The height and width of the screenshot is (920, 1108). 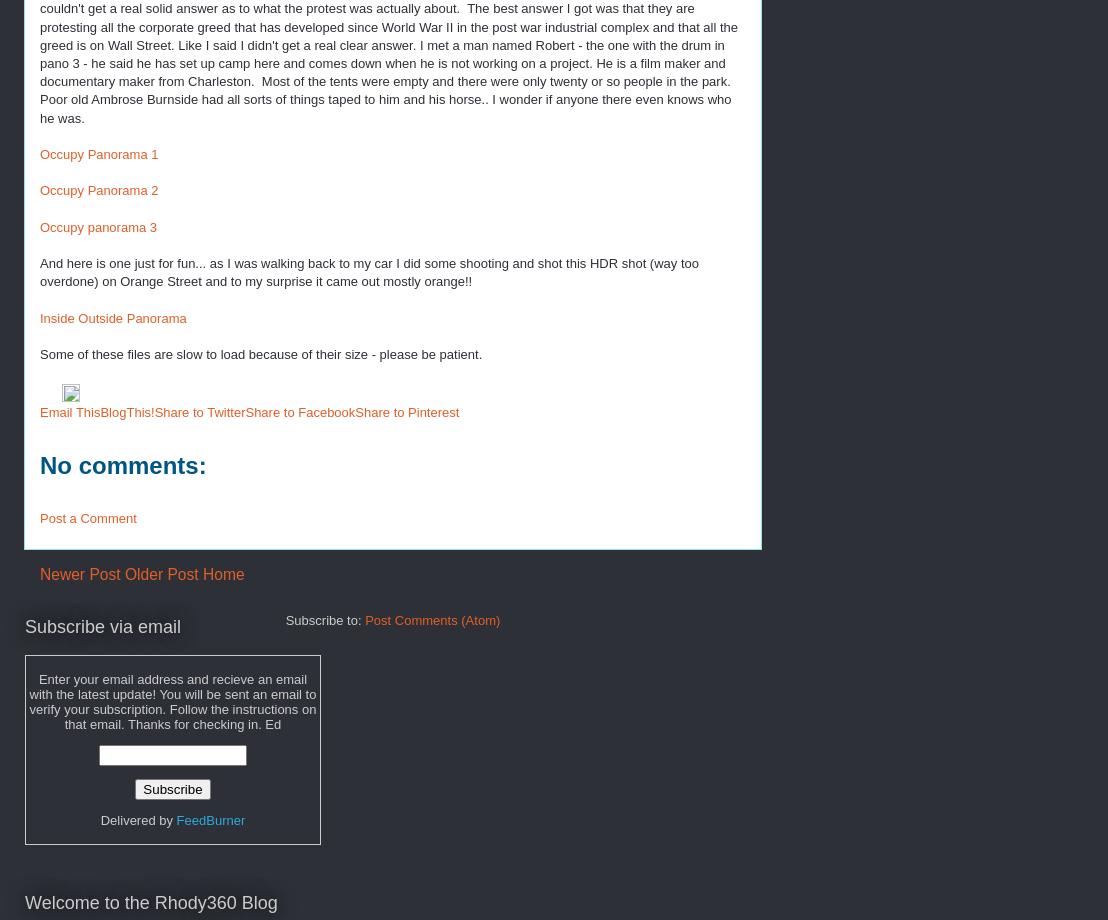 What do you see at coordinates (98, 225) in the screenshot?
I see `'Occupy panorama 3'` at bounding box center [98, 225].